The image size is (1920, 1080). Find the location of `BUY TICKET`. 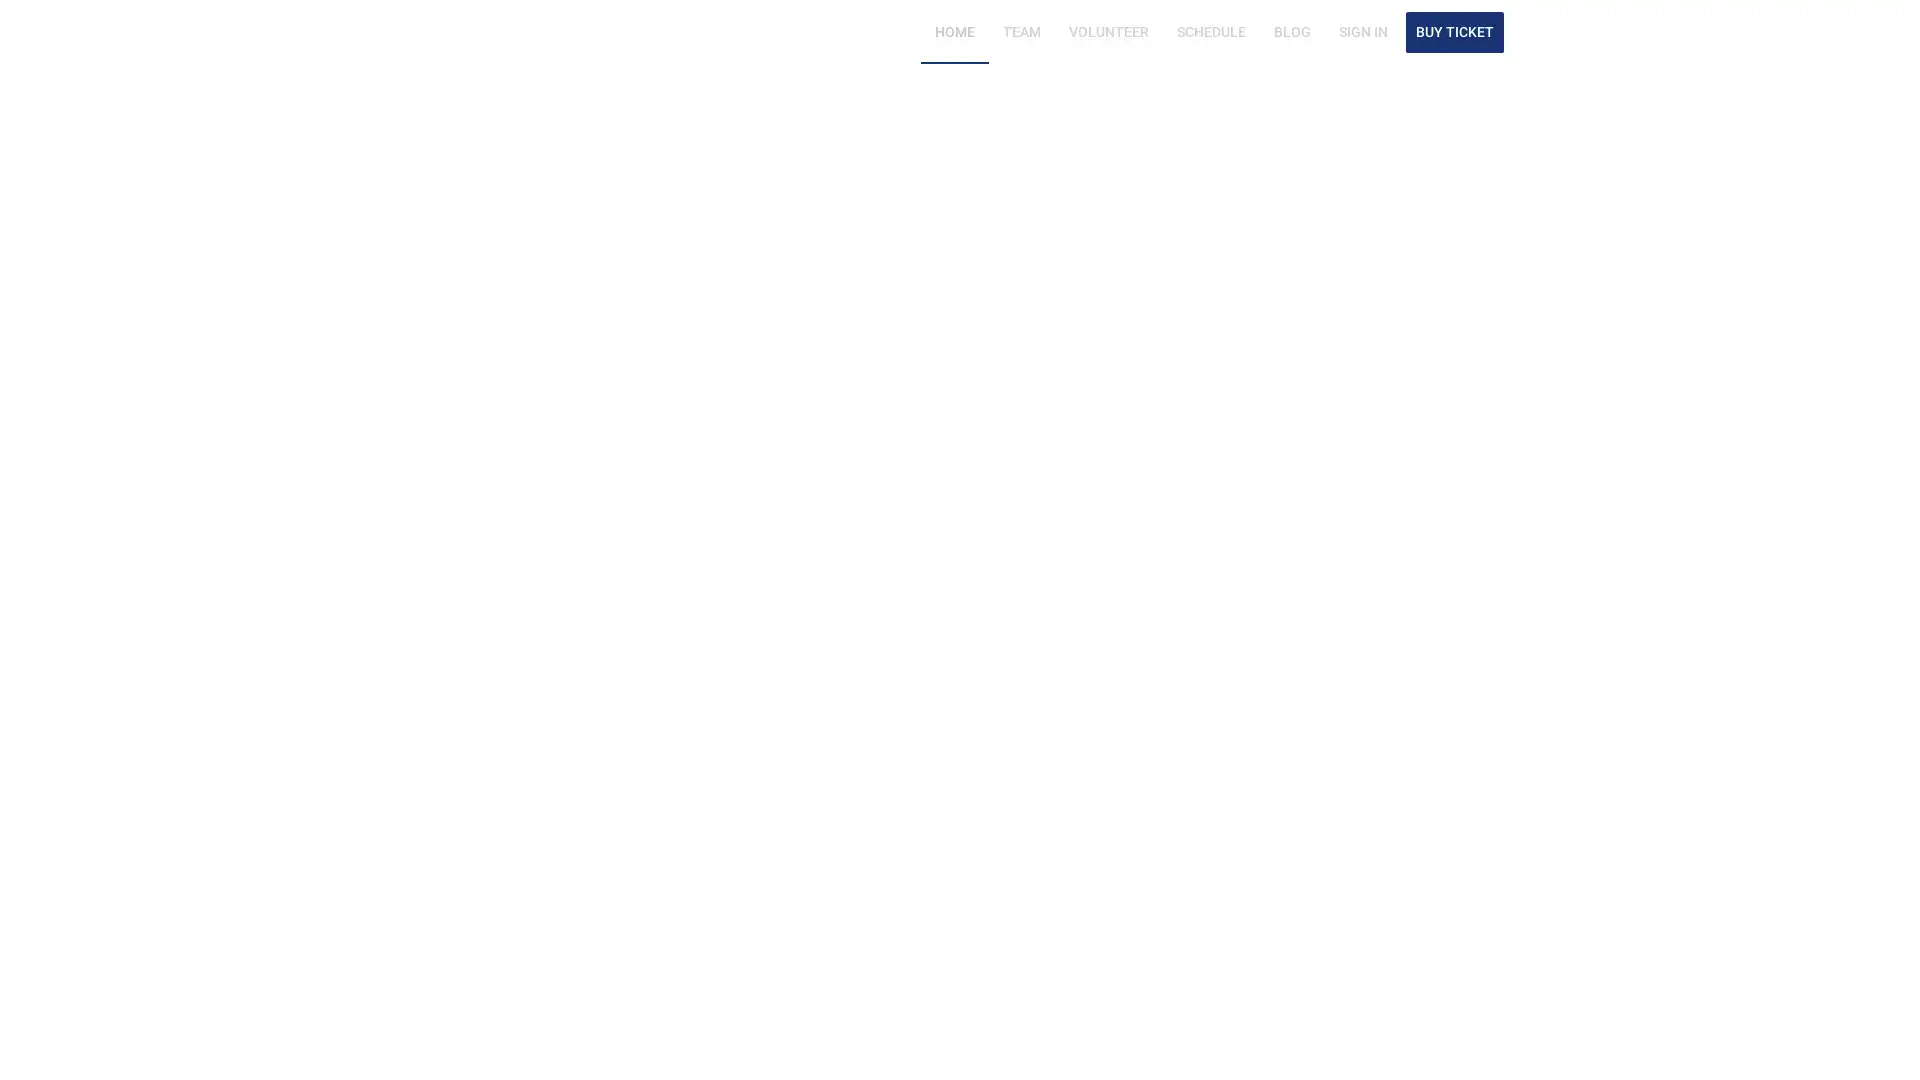

BUY TICKET is located at coordinates (1454, 31).